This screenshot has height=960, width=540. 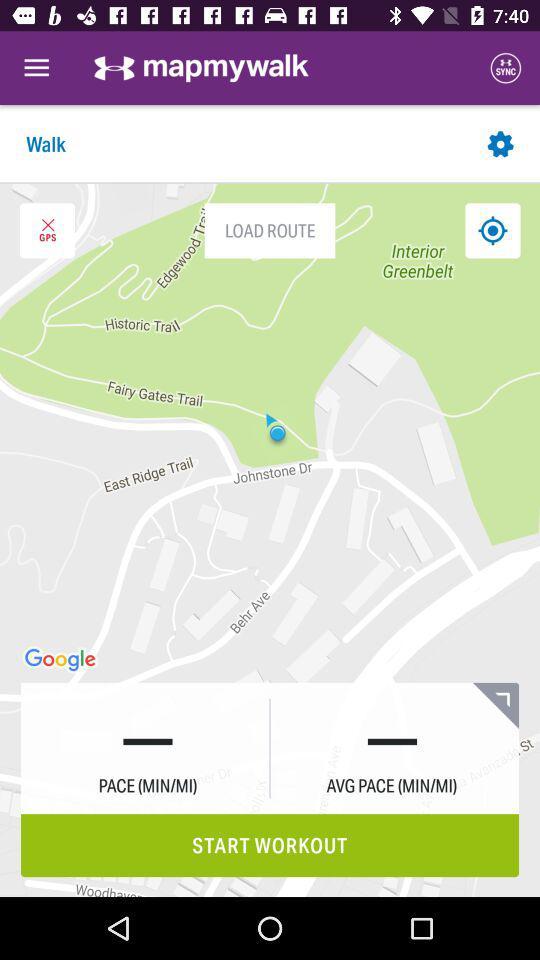 I want to click on find my location, so click(x=491, y=230).